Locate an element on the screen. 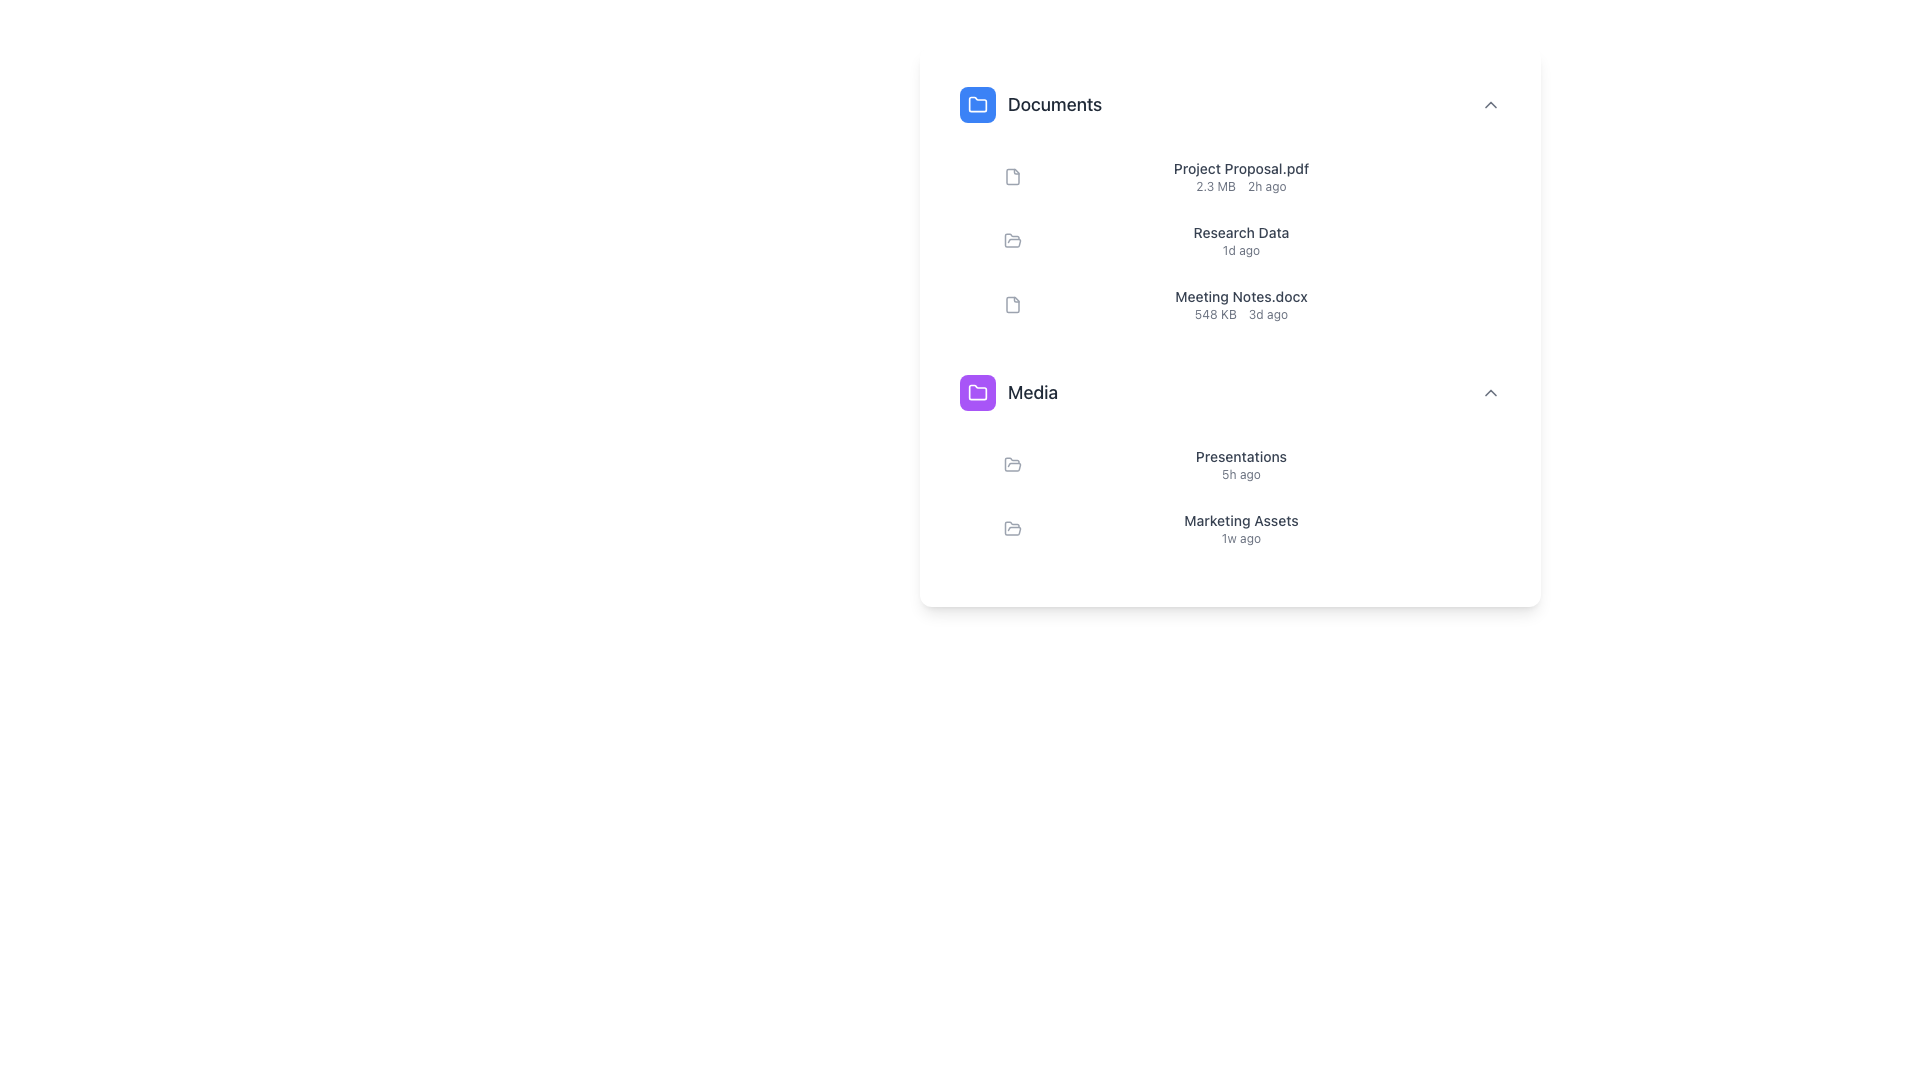 This screenshot has width=1920, height=1080. the 'Documents' icon, which is the first element in the row representing the category 'Documents' is located at coordinates (978, 104).